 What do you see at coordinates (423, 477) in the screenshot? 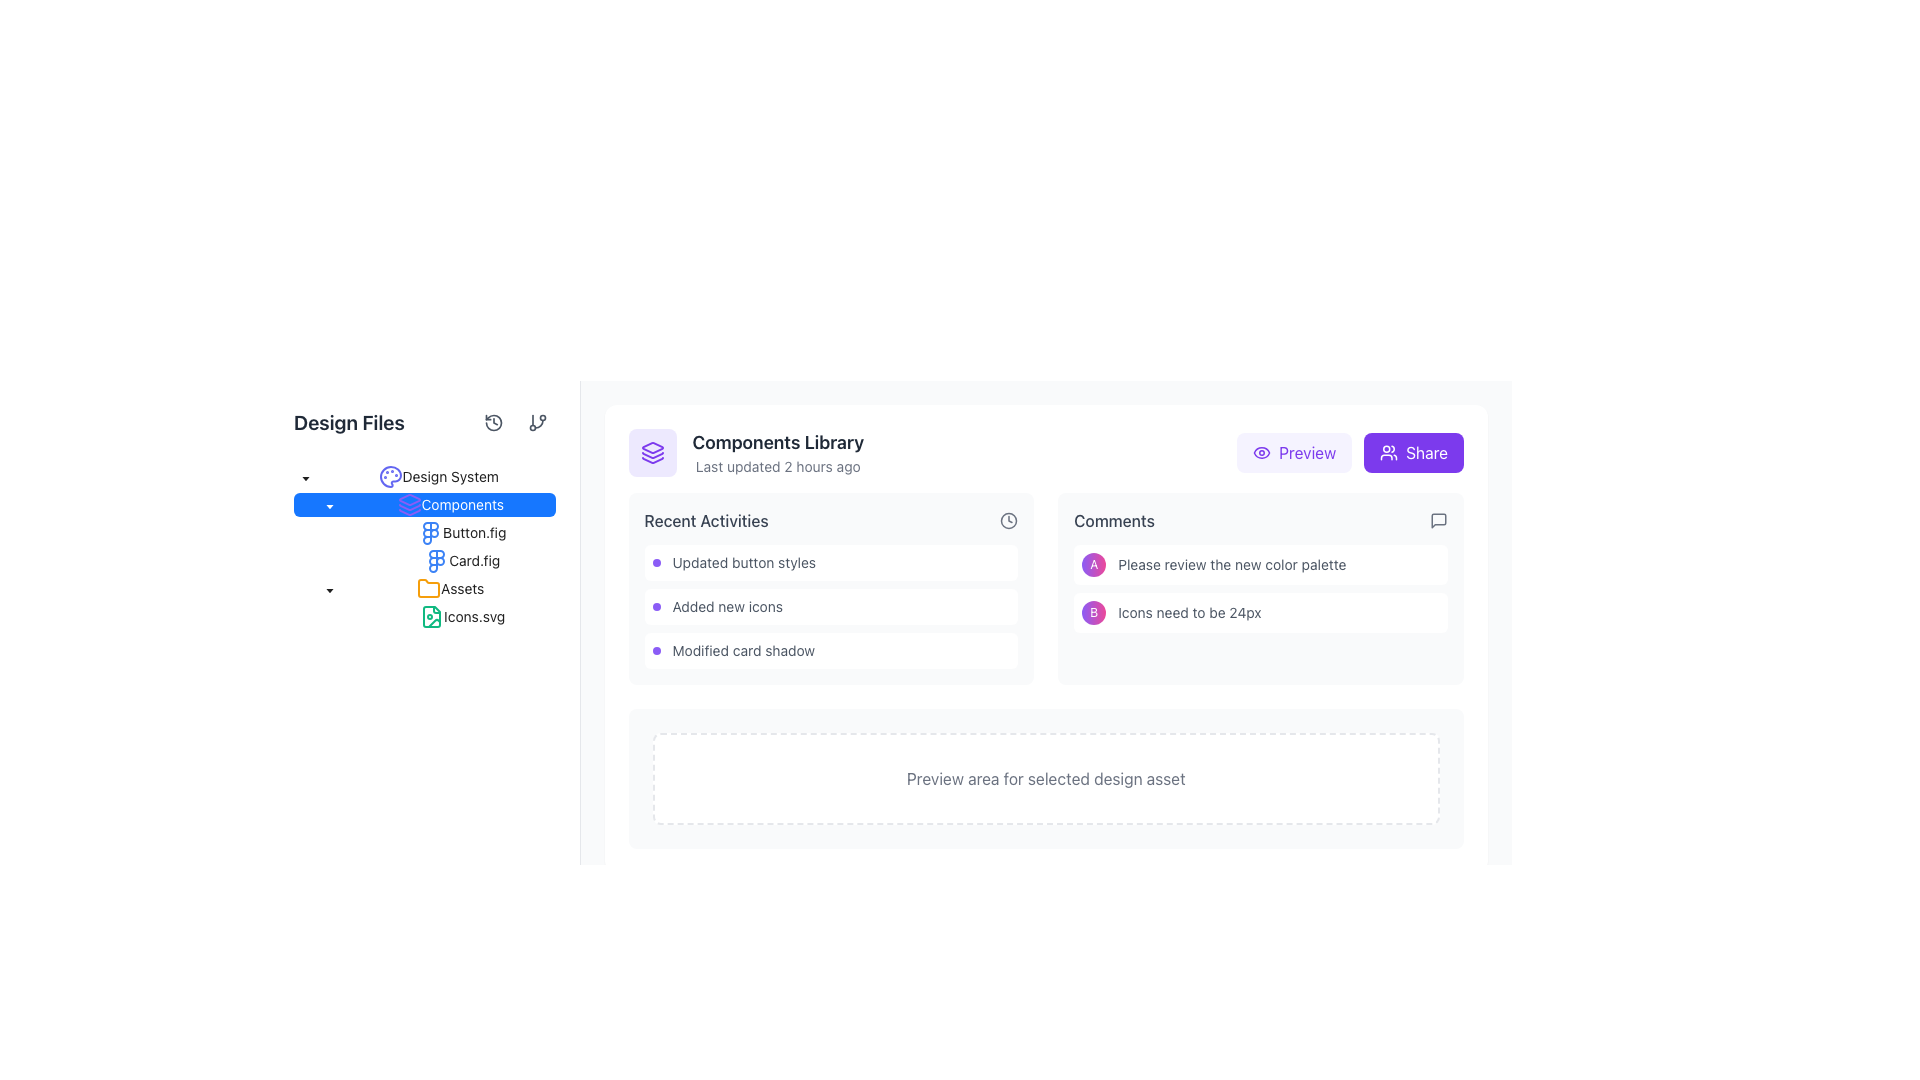
I see `the toggle arrow of the 'Design System' tree item in the hierarchical menu` at bounding box center [423, 477].